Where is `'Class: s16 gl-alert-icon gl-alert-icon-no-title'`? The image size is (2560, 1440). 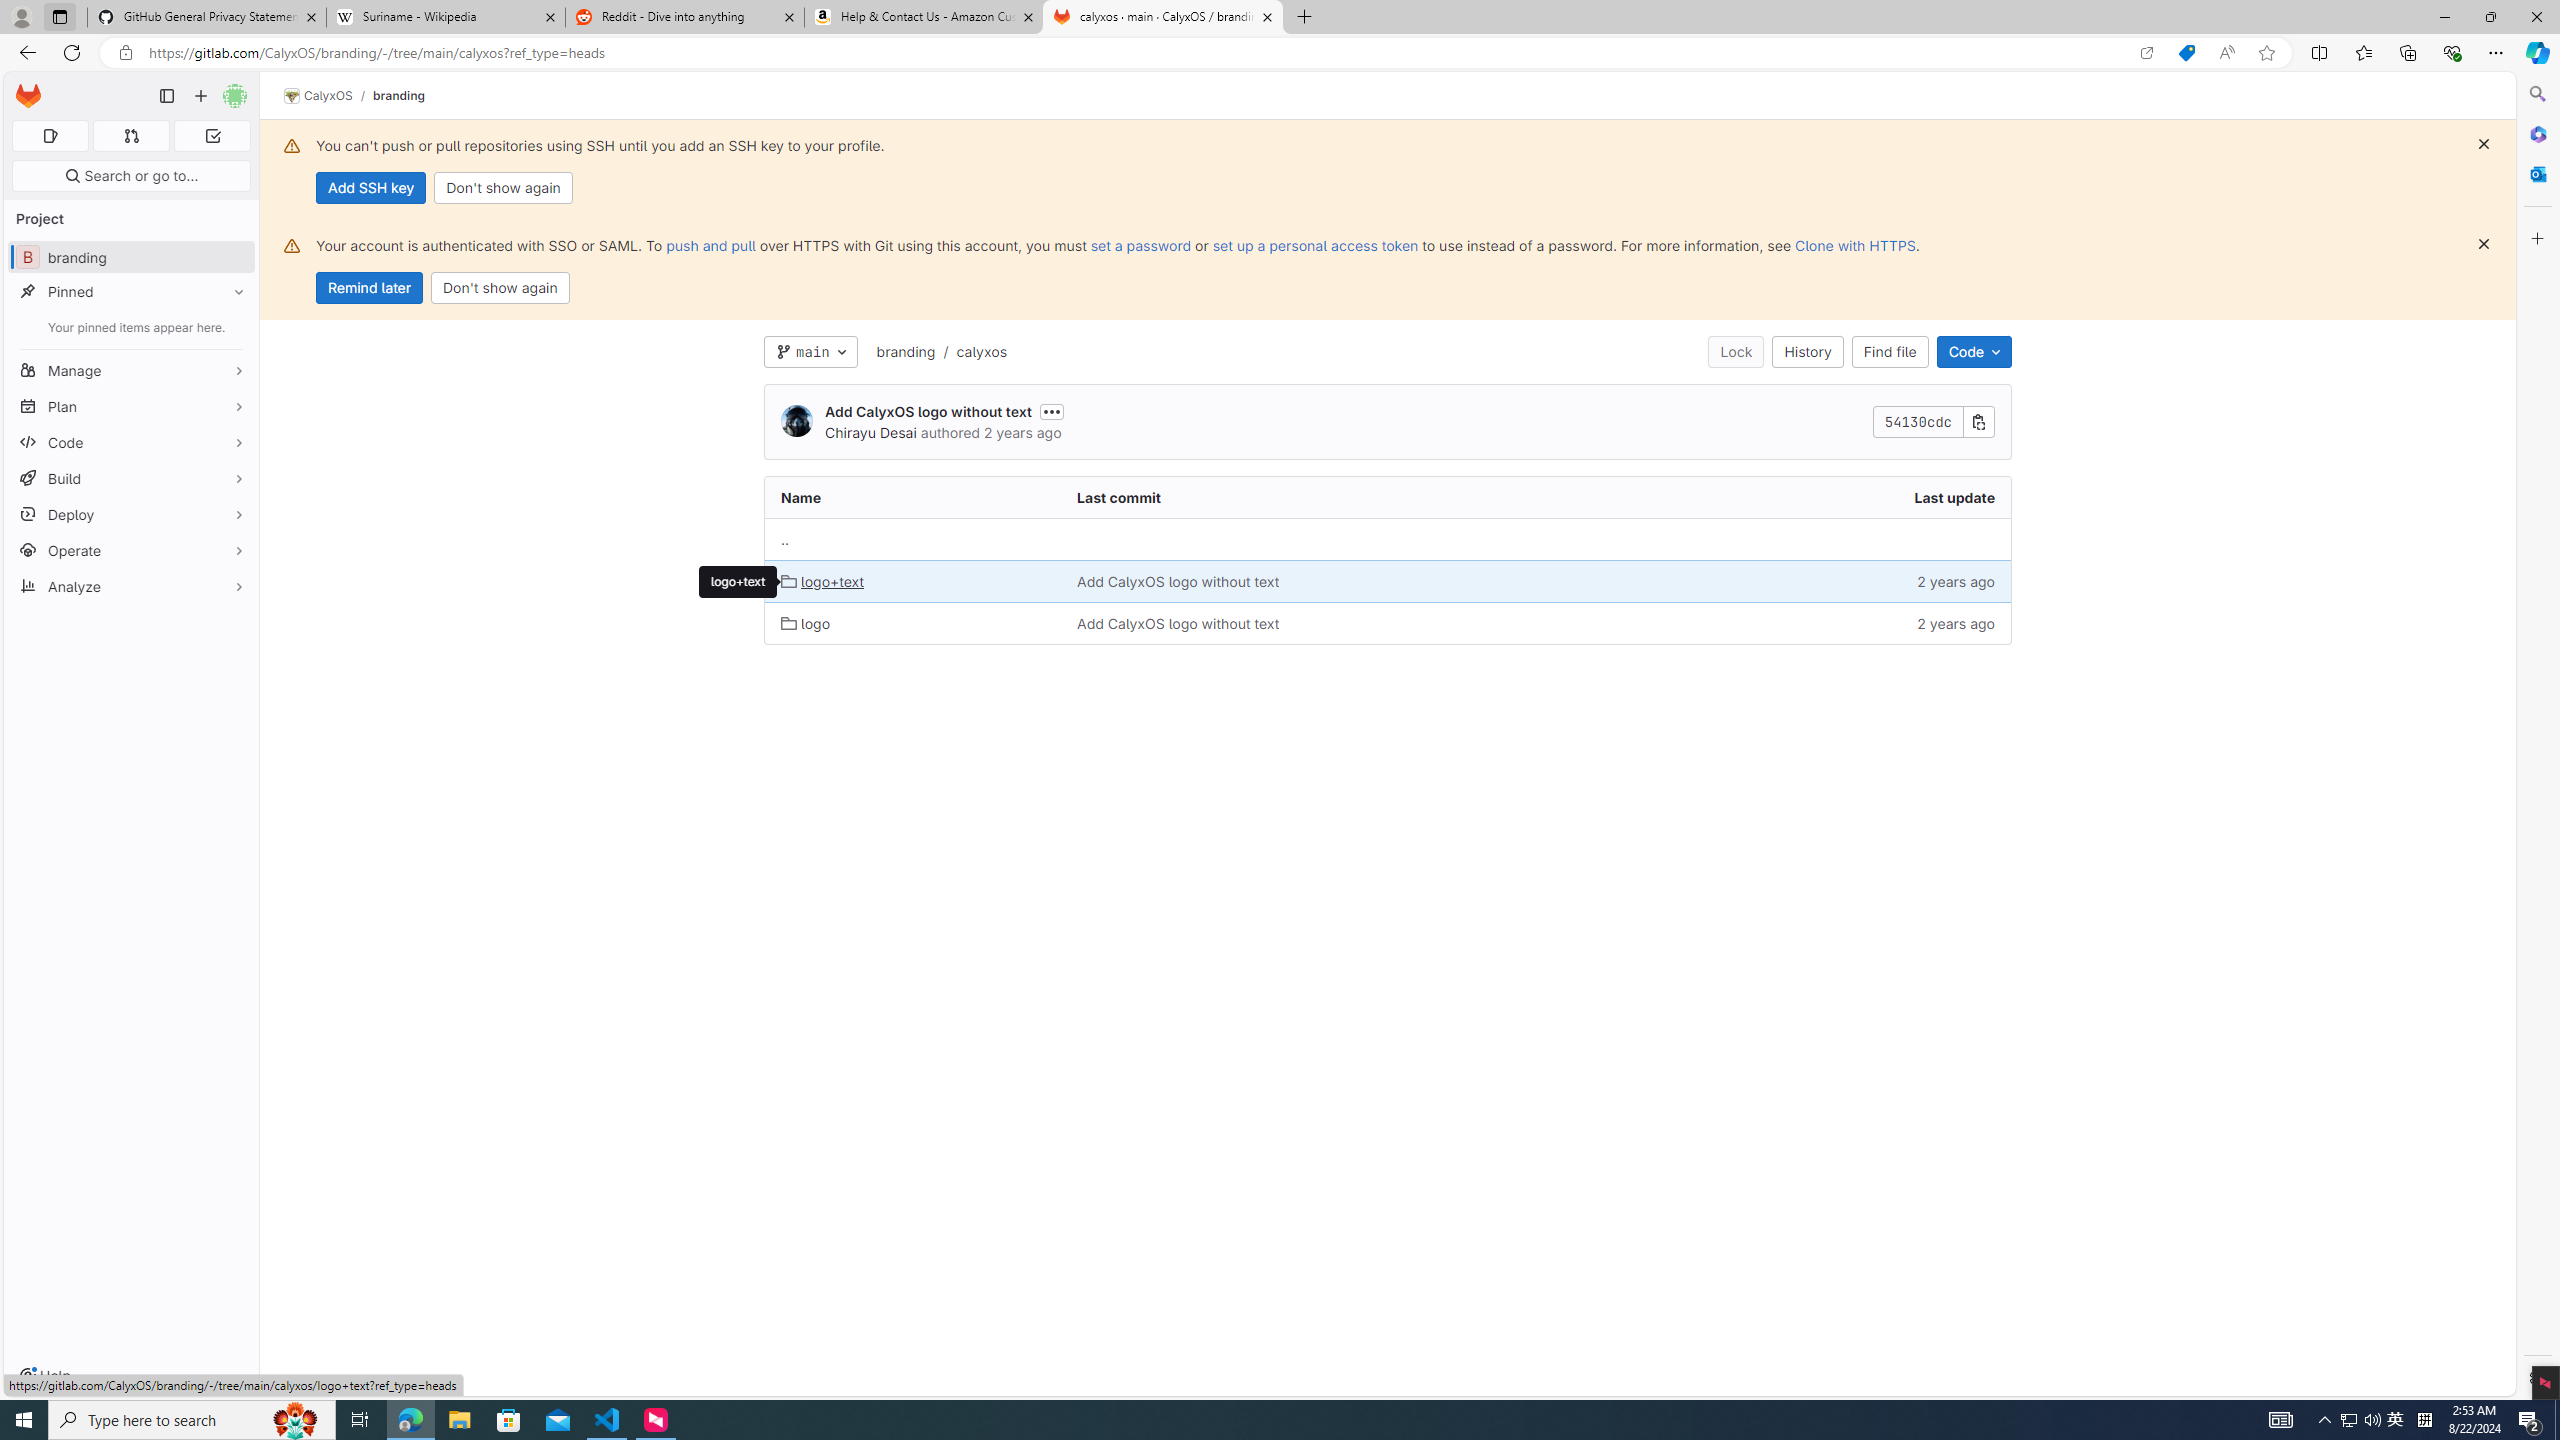
'Class: s16 gl-alert-icon gl-alert-icon-no-title' is located at coordinates (290, 245).